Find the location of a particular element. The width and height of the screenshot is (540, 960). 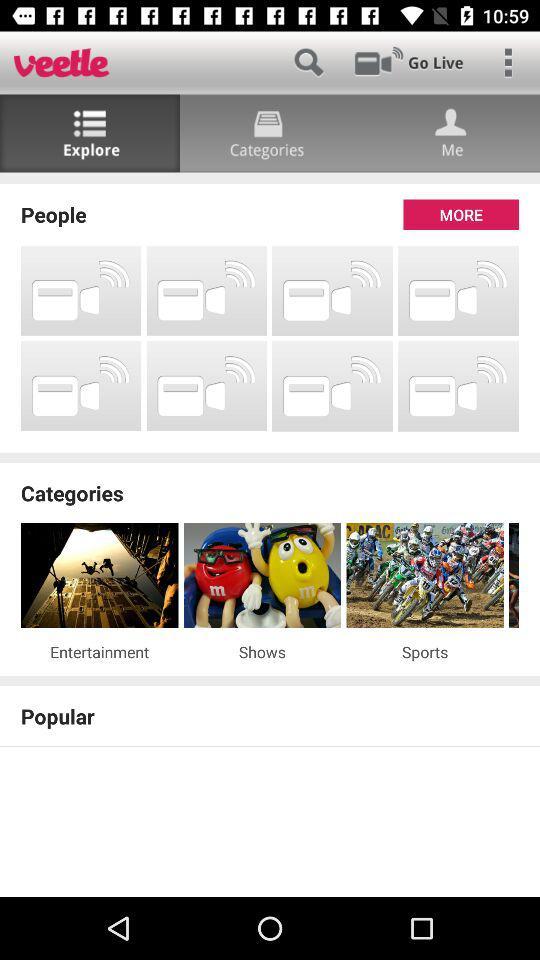

the app to the left of the sports icon is located at coordinates (262, 650).